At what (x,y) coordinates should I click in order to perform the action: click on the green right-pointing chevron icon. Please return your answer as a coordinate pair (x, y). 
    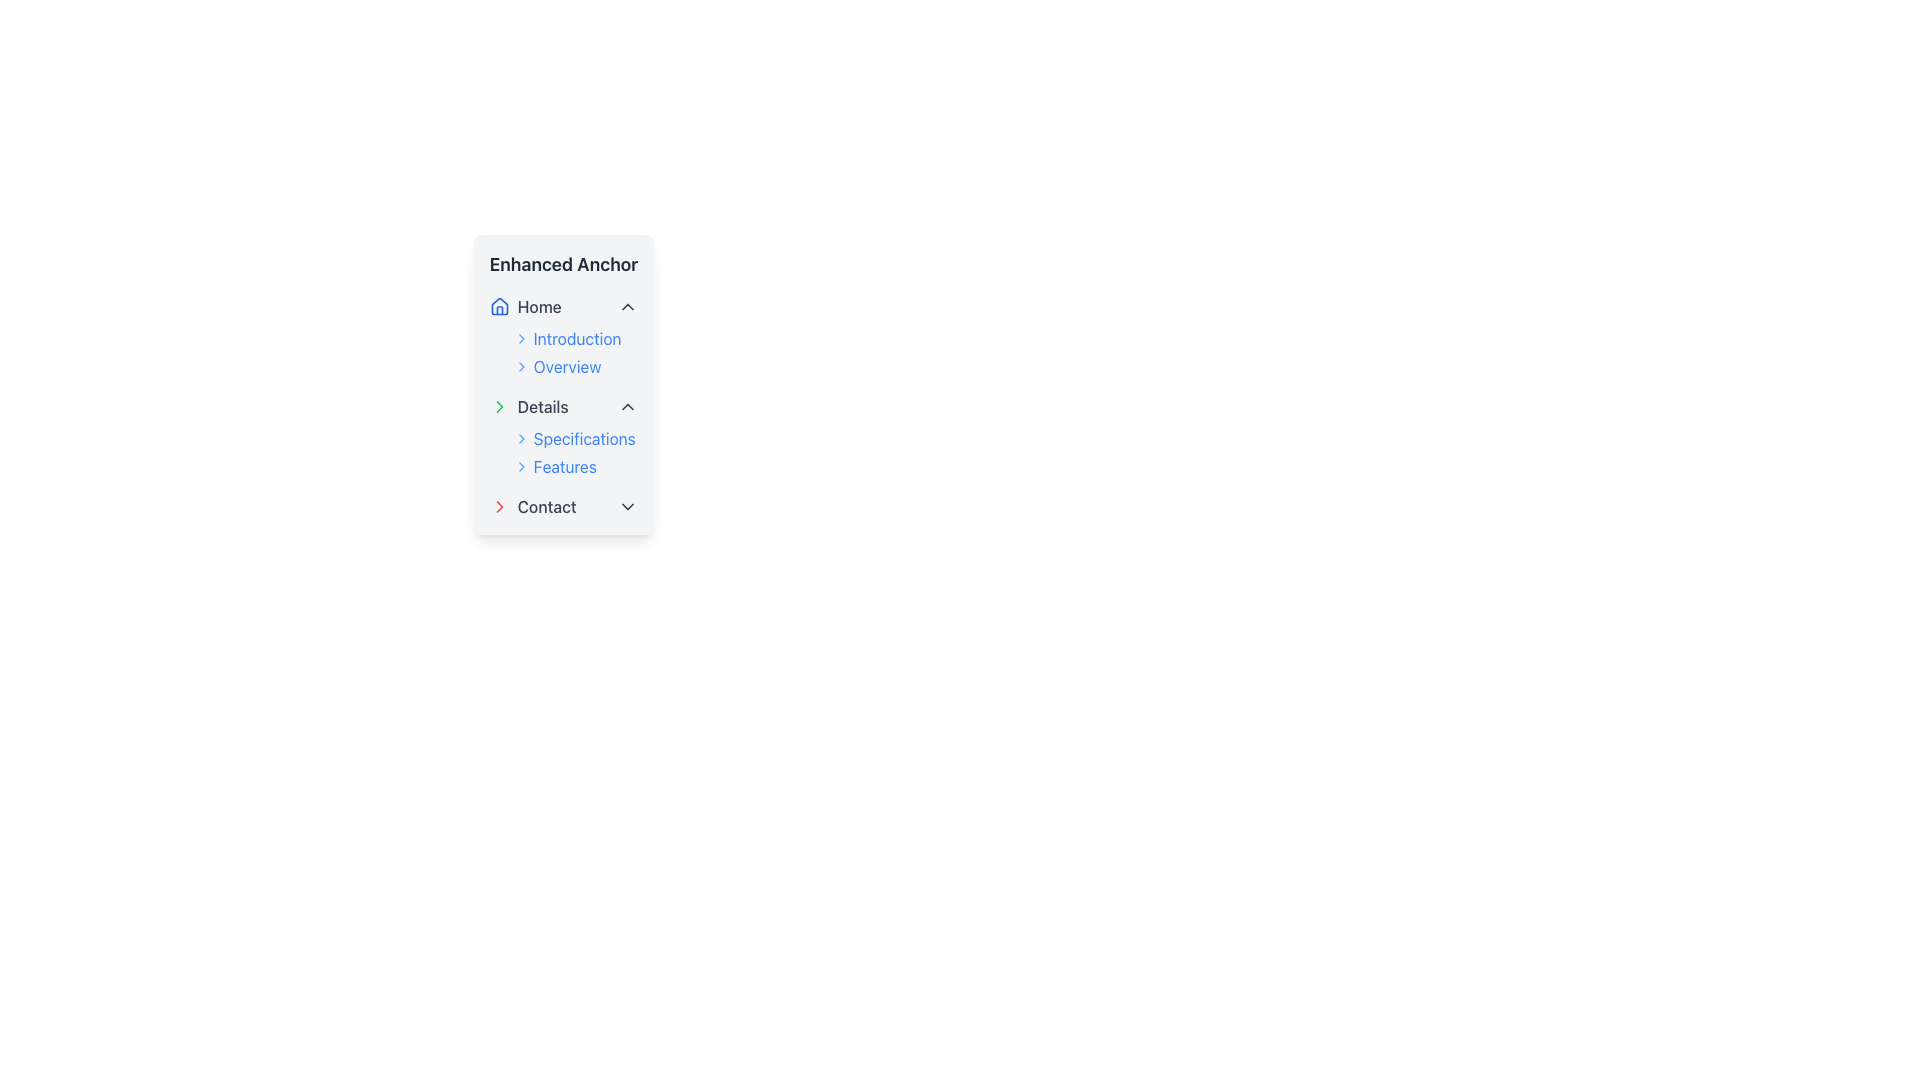
    Looking at the image, I should click on (499, 406).